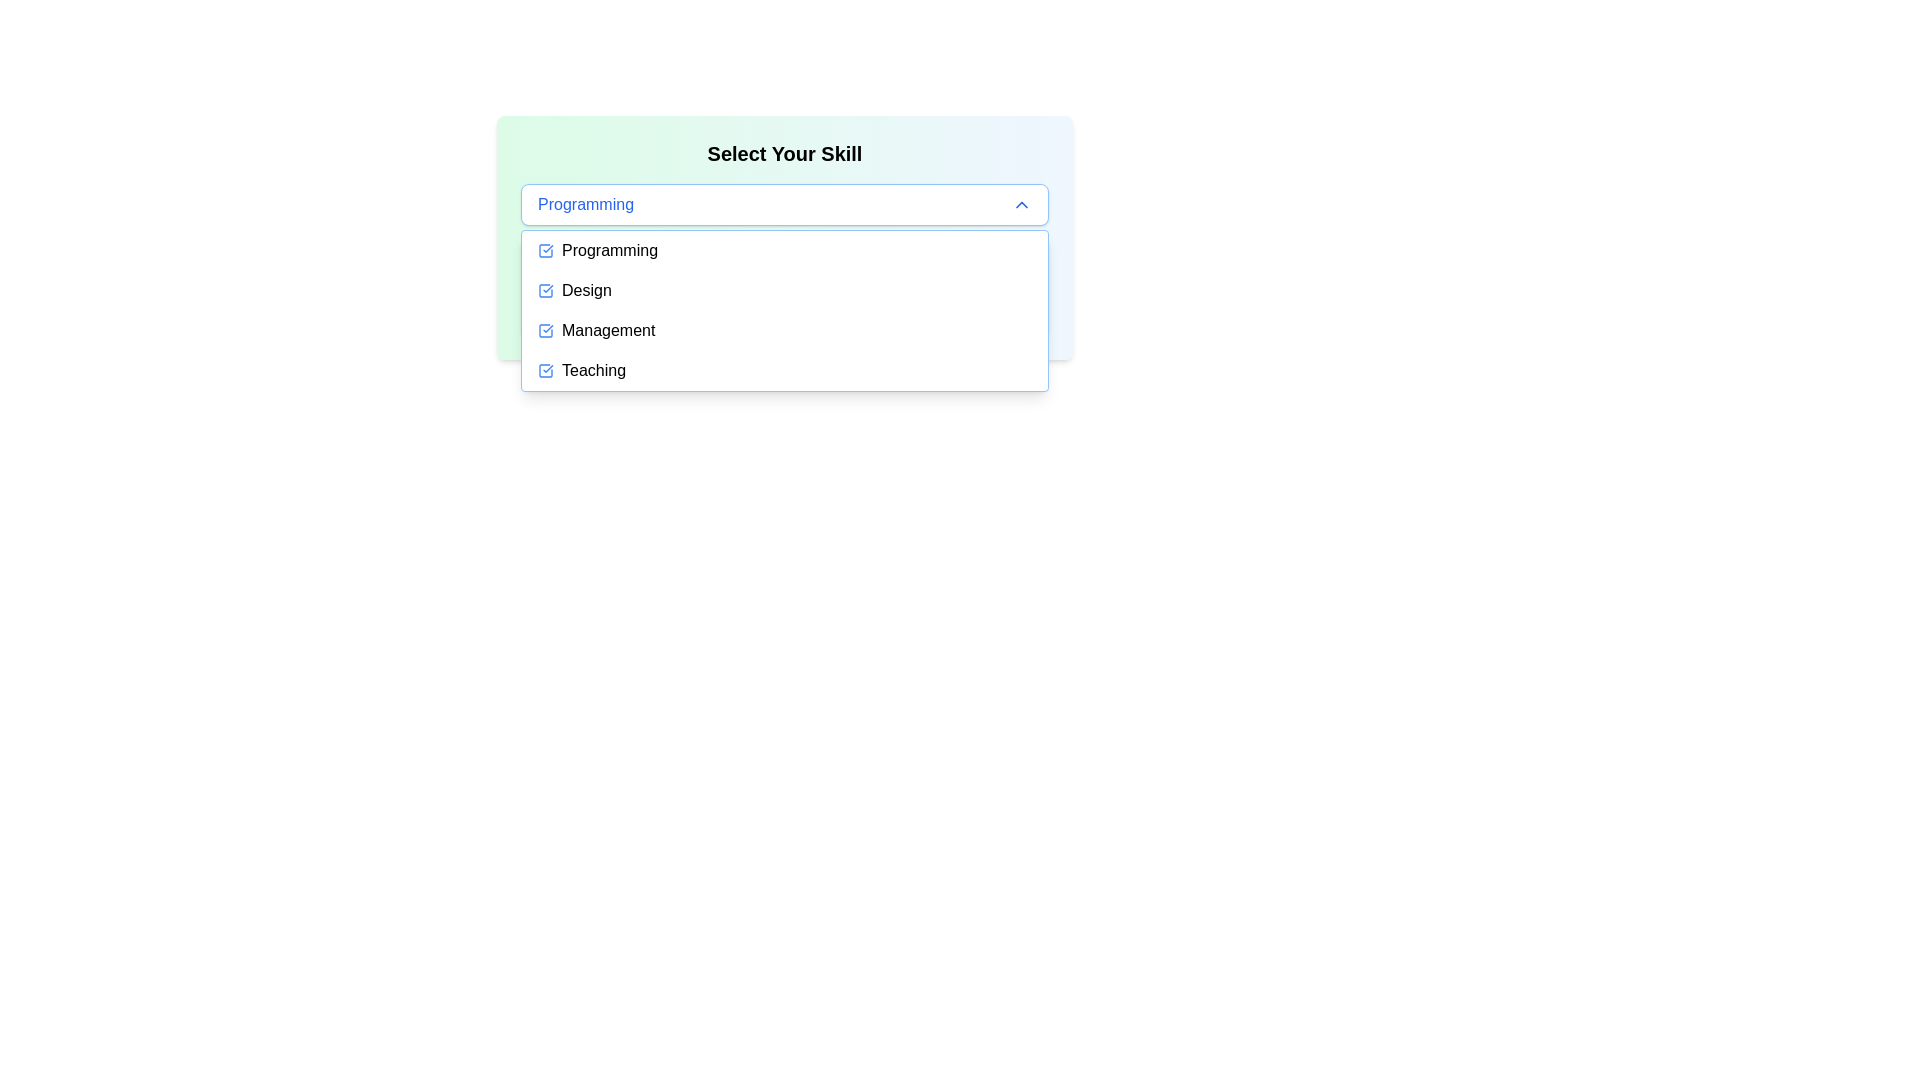  What do you see at coordinates (784, 330) in the screenshot?
I see `the 'Management' option in the selectable menu` at bounding box center [784, 330].